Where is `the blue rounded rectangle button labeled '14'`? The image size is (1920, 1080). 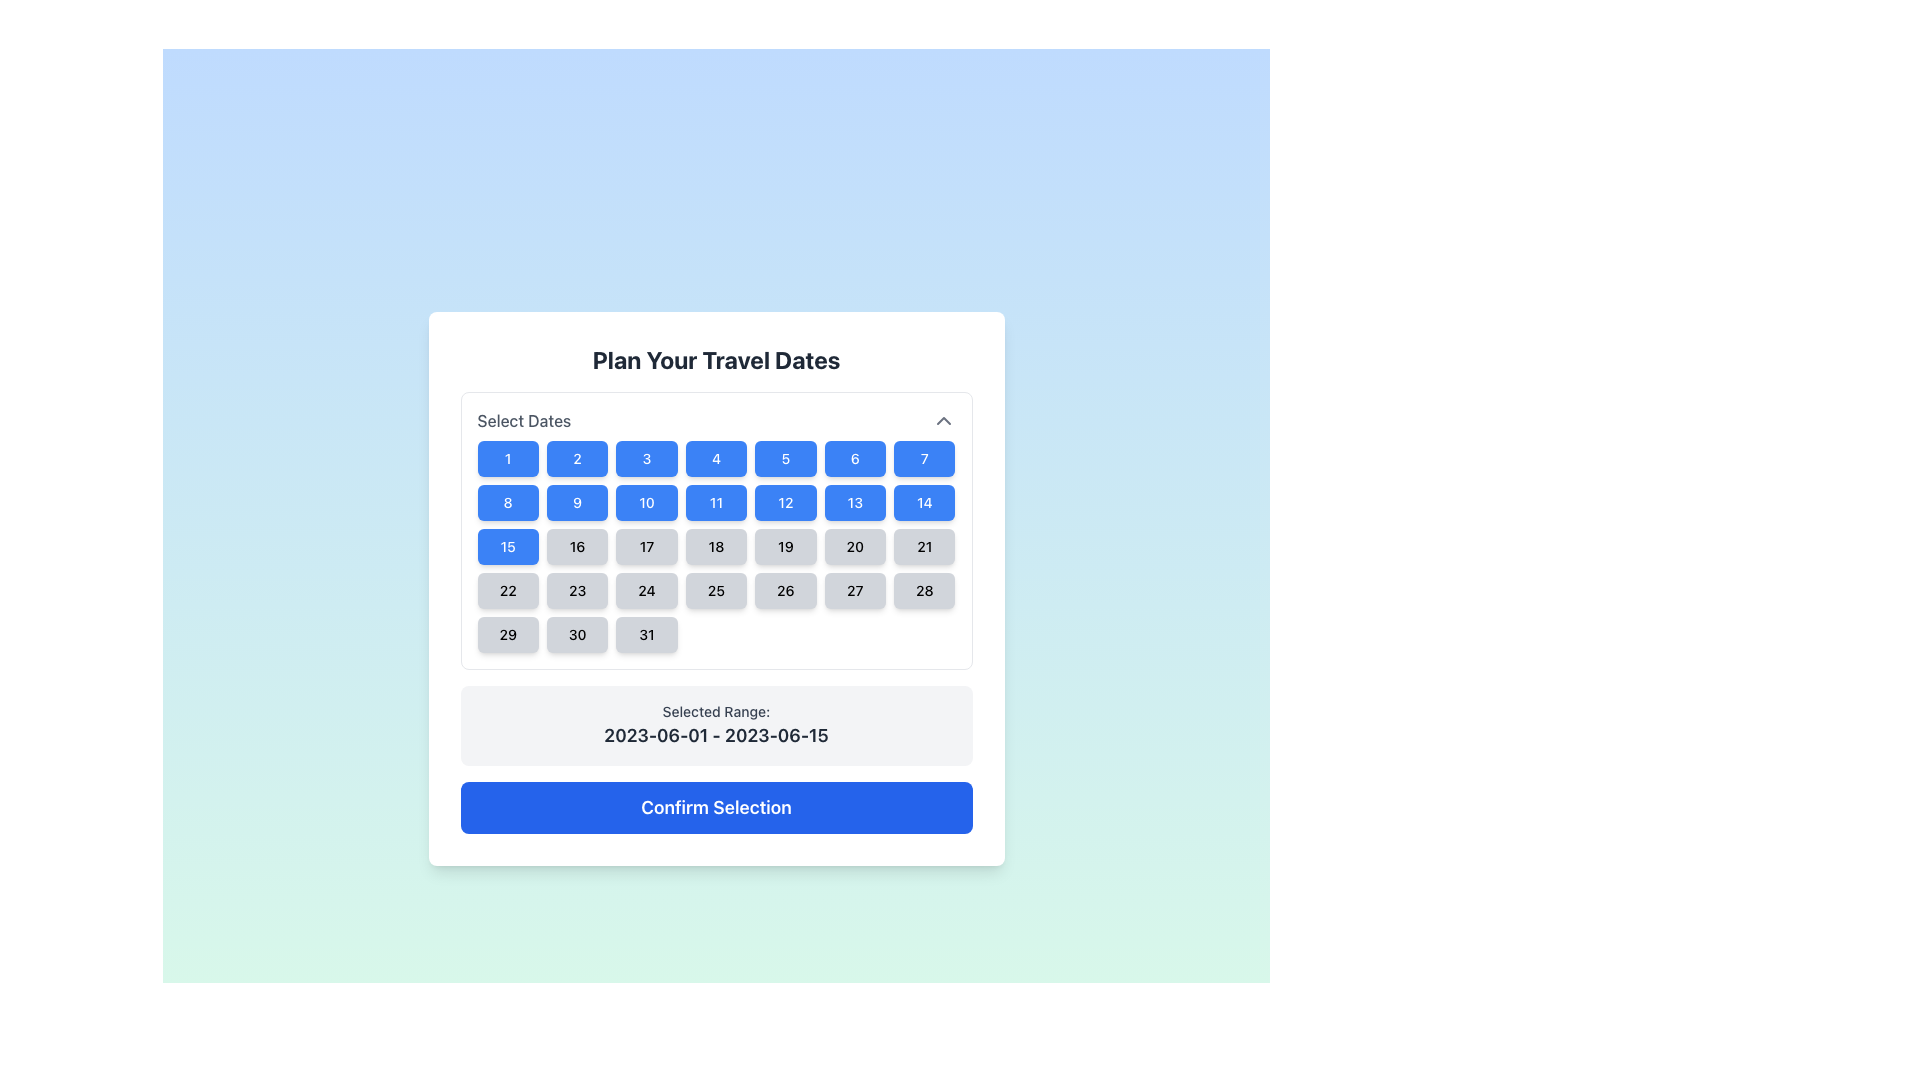 the blue rounded rectangle button labeled '14' is located at coordinates (923, 501).